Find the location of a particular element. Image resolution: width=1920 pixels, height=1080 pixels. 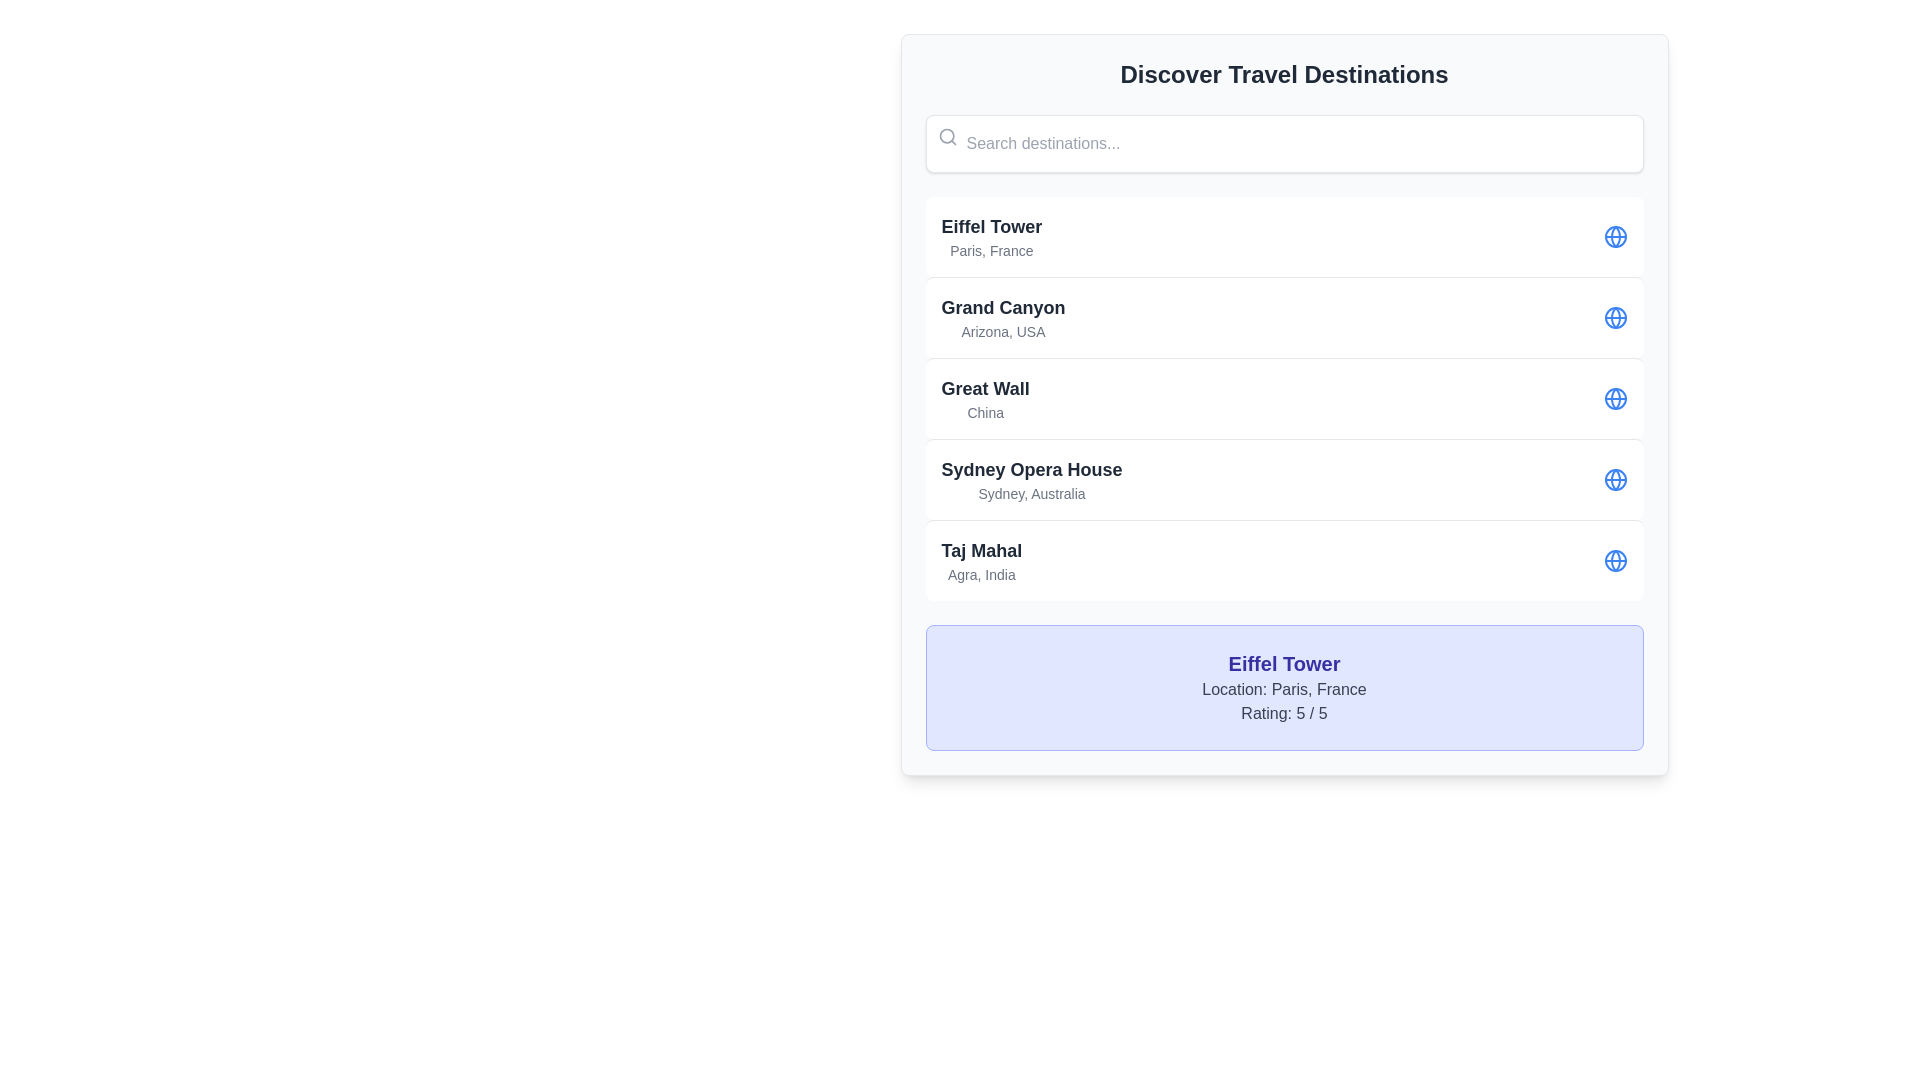

the last item in the list of travel destinations, which provides information about 'Taj Mahal, Agra, India' is located at coordinates (1284, 560).